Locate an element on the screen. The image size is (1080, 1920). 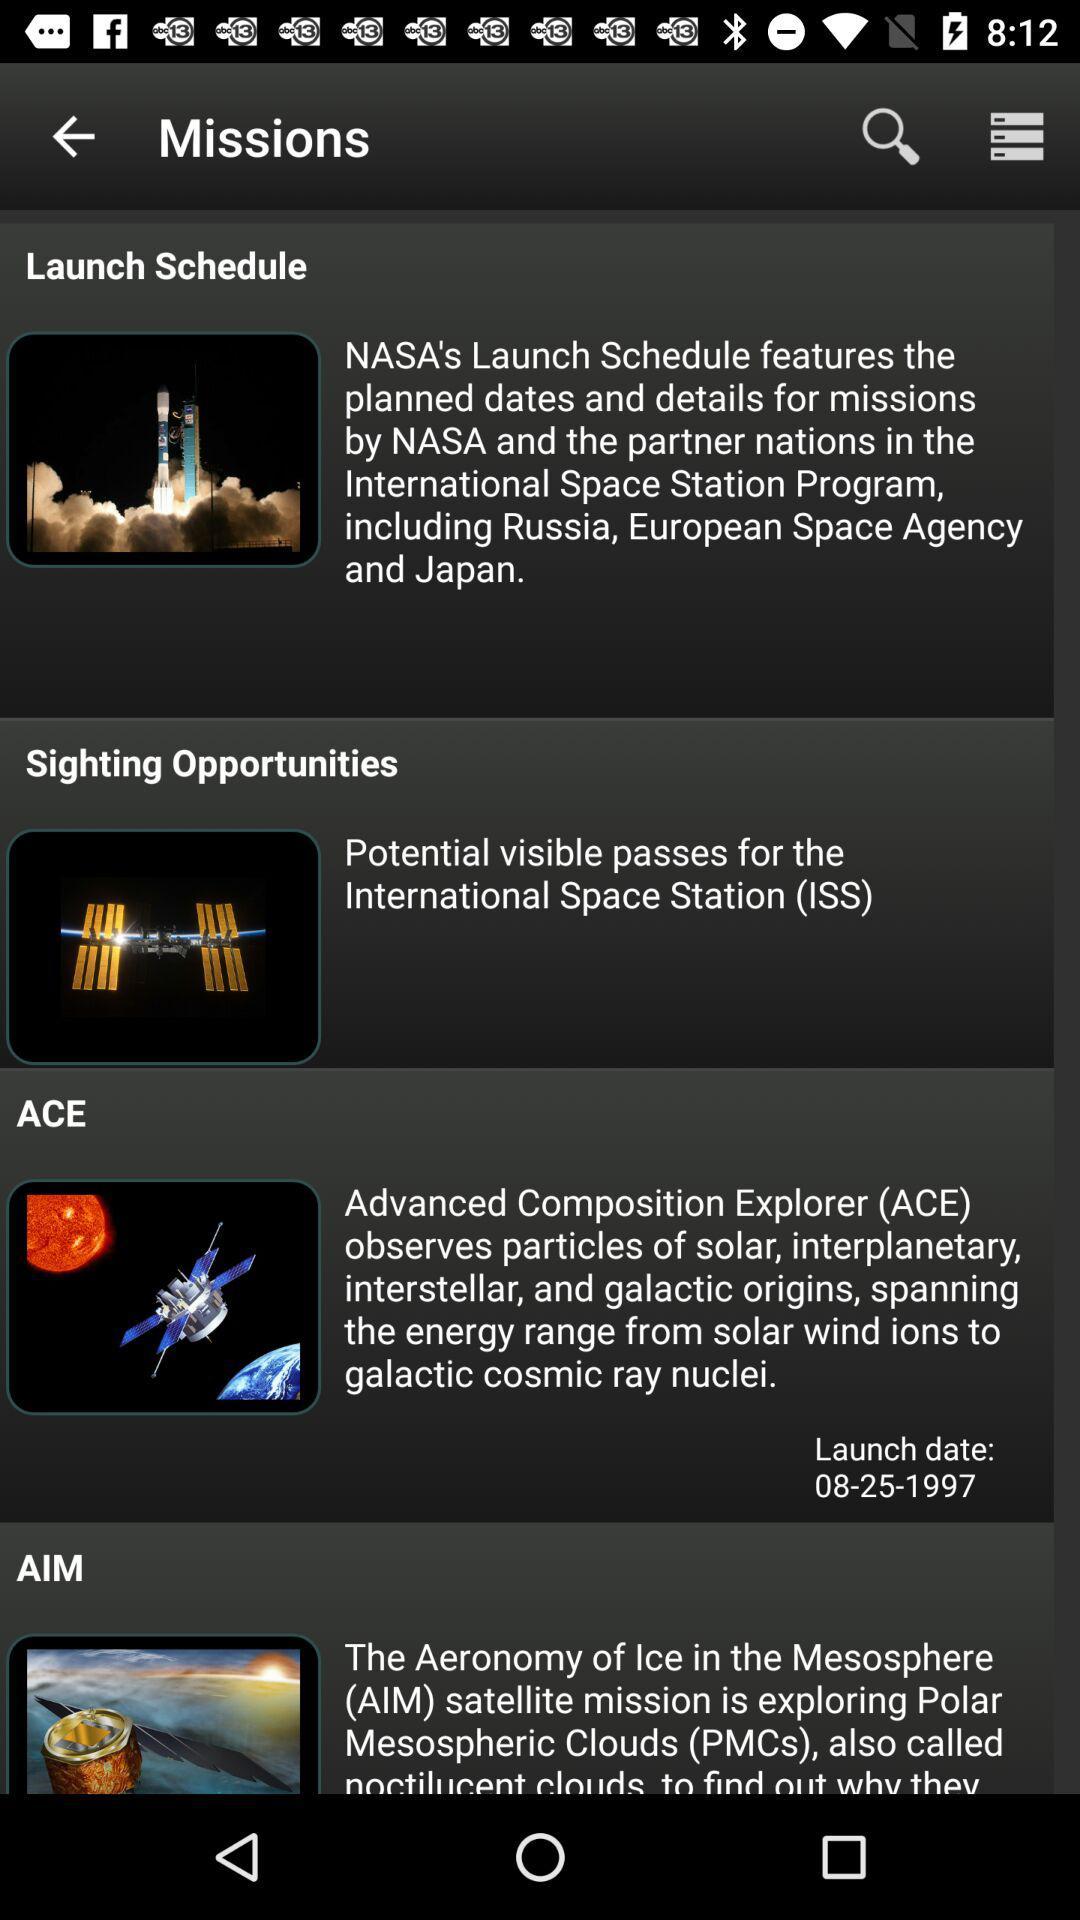
the potential visible passes is located at coordinates (696, 872).